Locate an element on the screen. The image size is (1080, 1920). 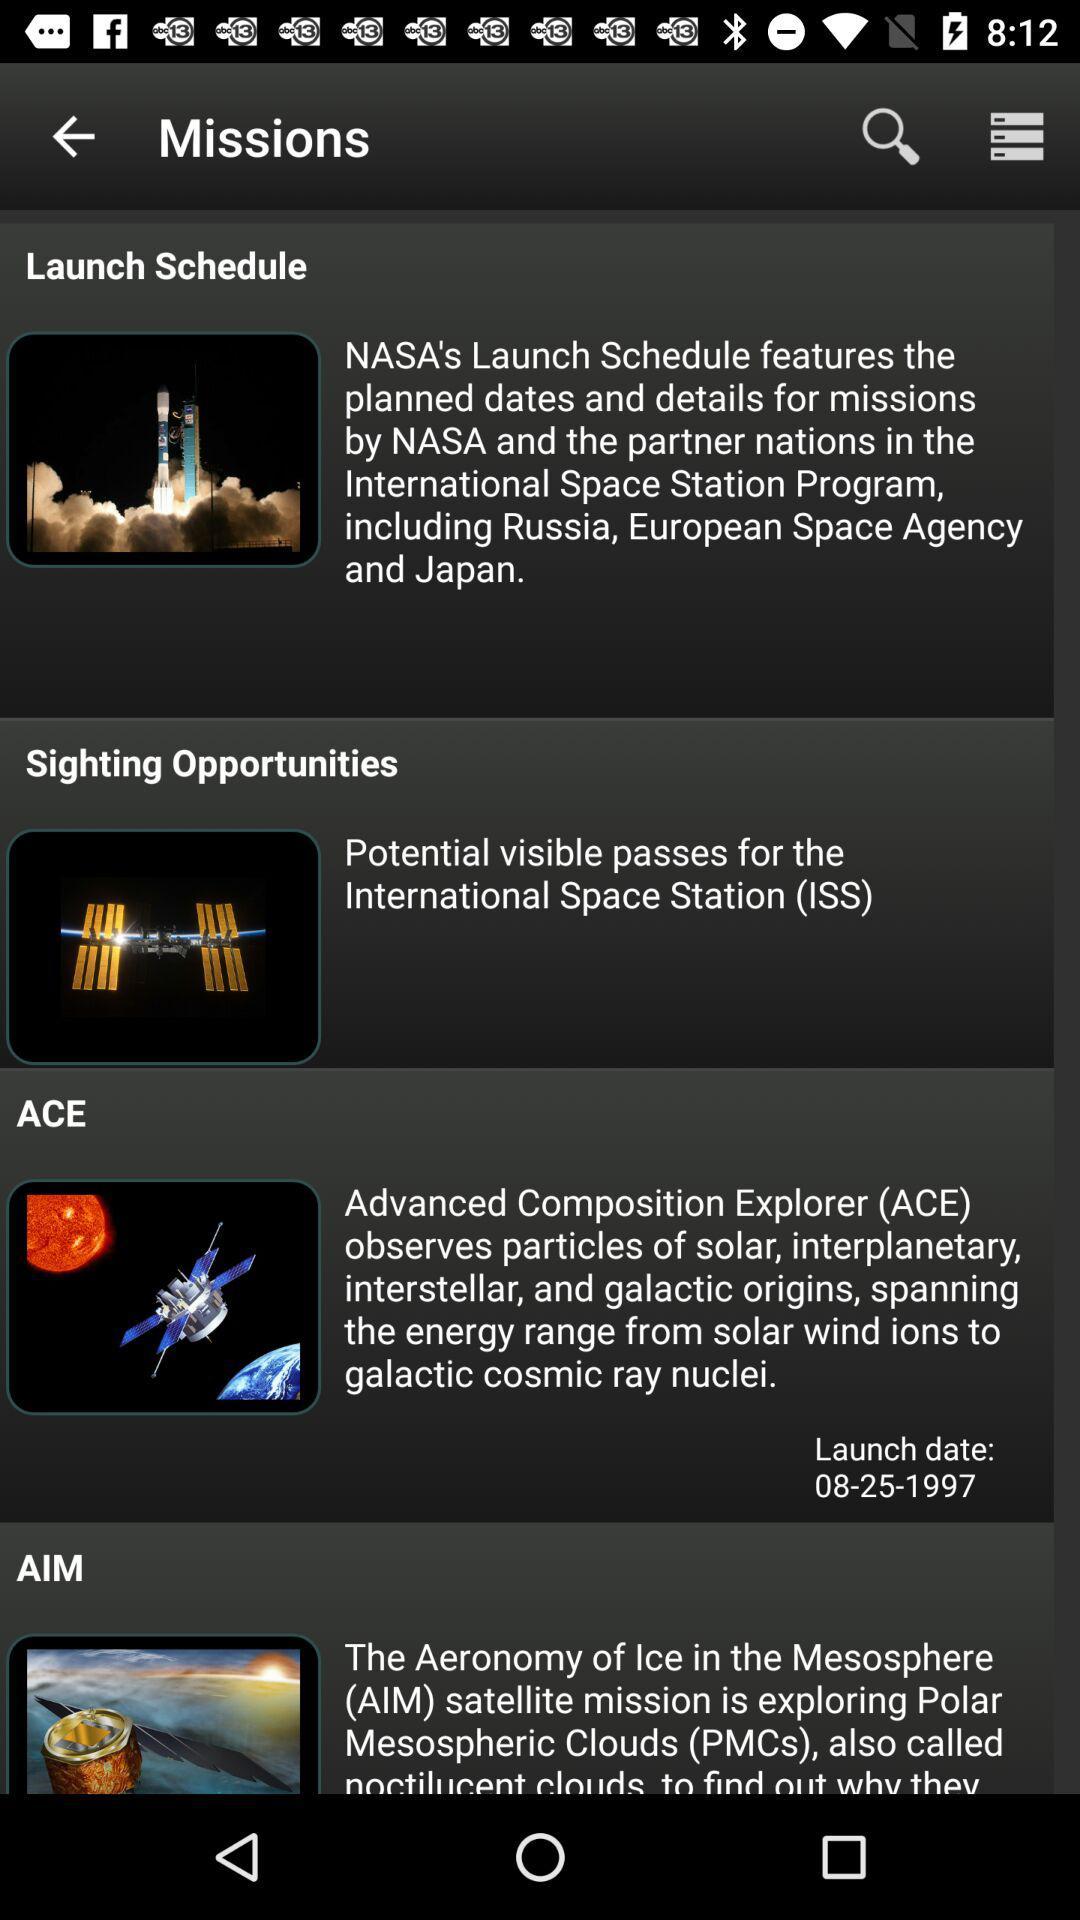
the potential visible passes is located at coordinates (696, 872).